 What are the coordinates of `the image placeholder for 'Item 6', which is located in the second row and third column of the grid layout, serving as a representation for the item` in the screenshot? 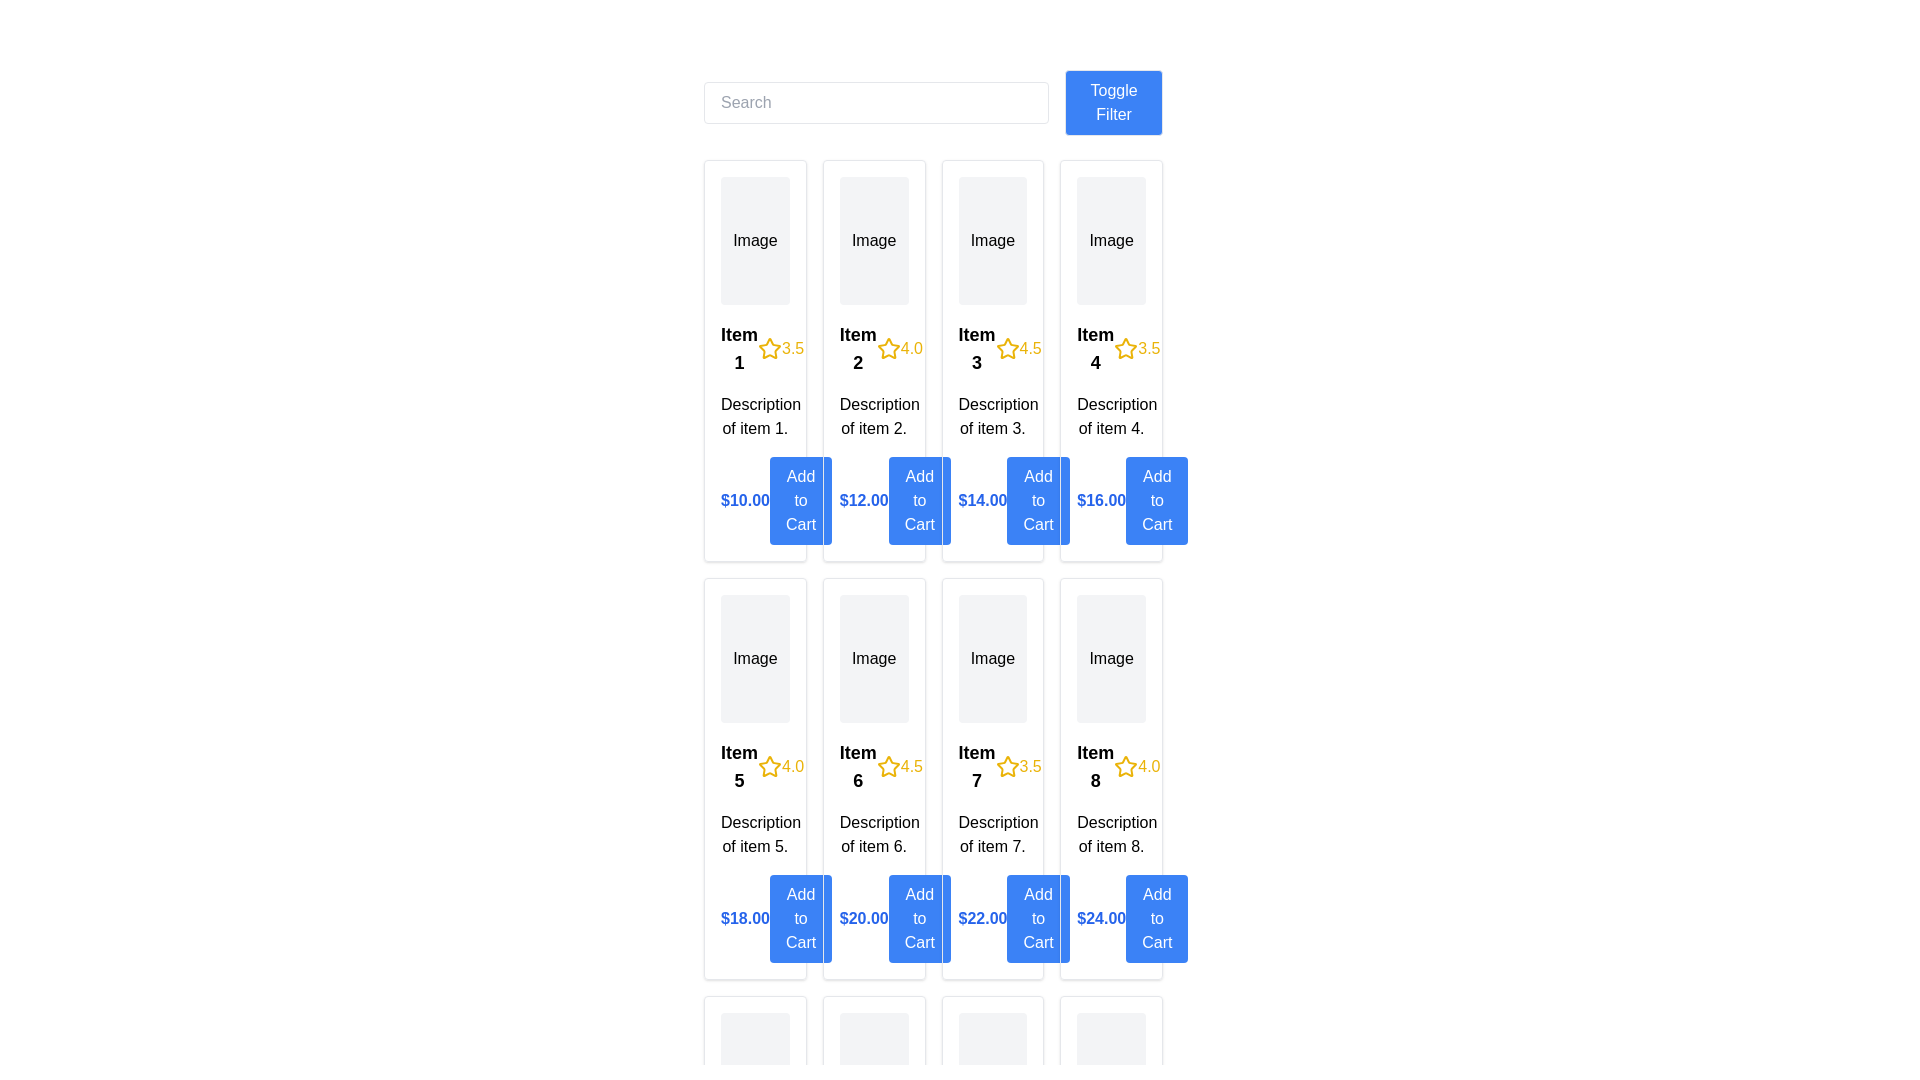 It's located at (873, 659).